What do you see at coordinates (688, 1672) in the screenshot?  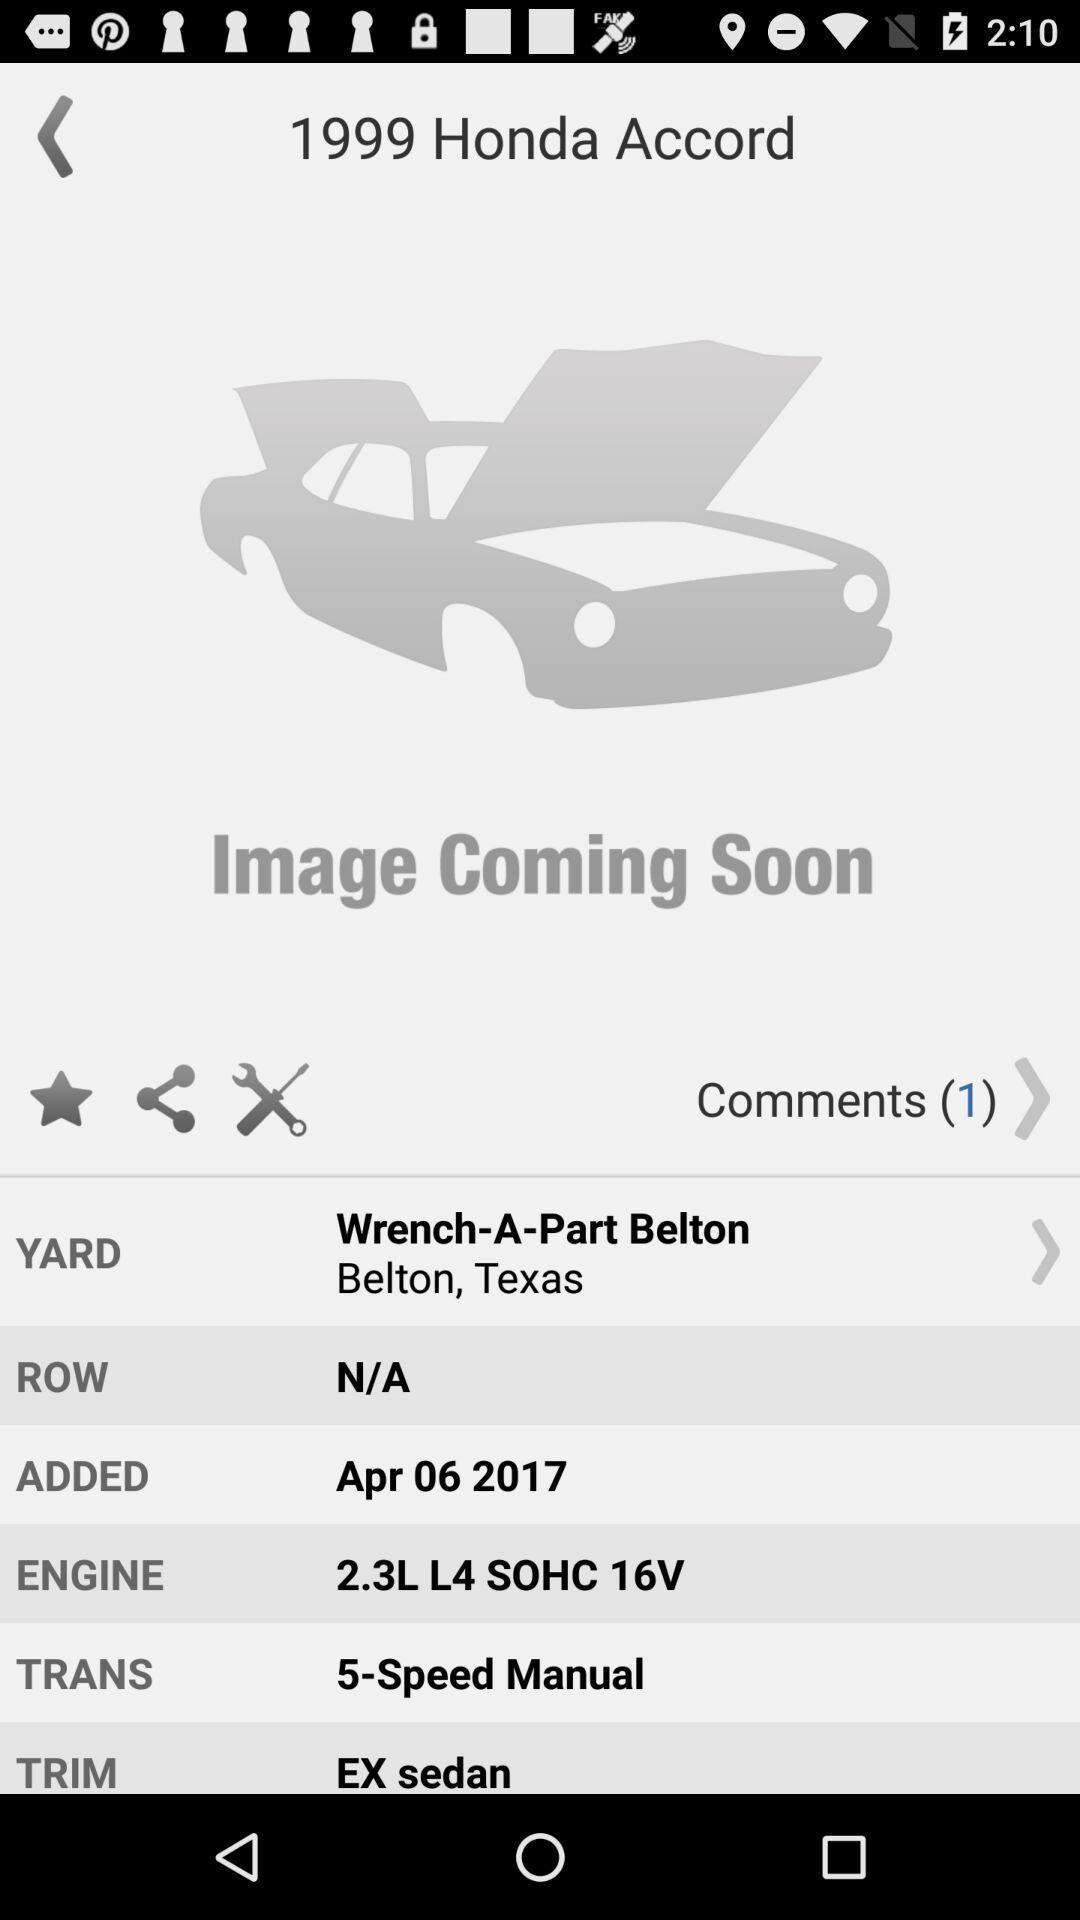 I see `the item below 2 3l l4` at bounding box center [688, 1672].